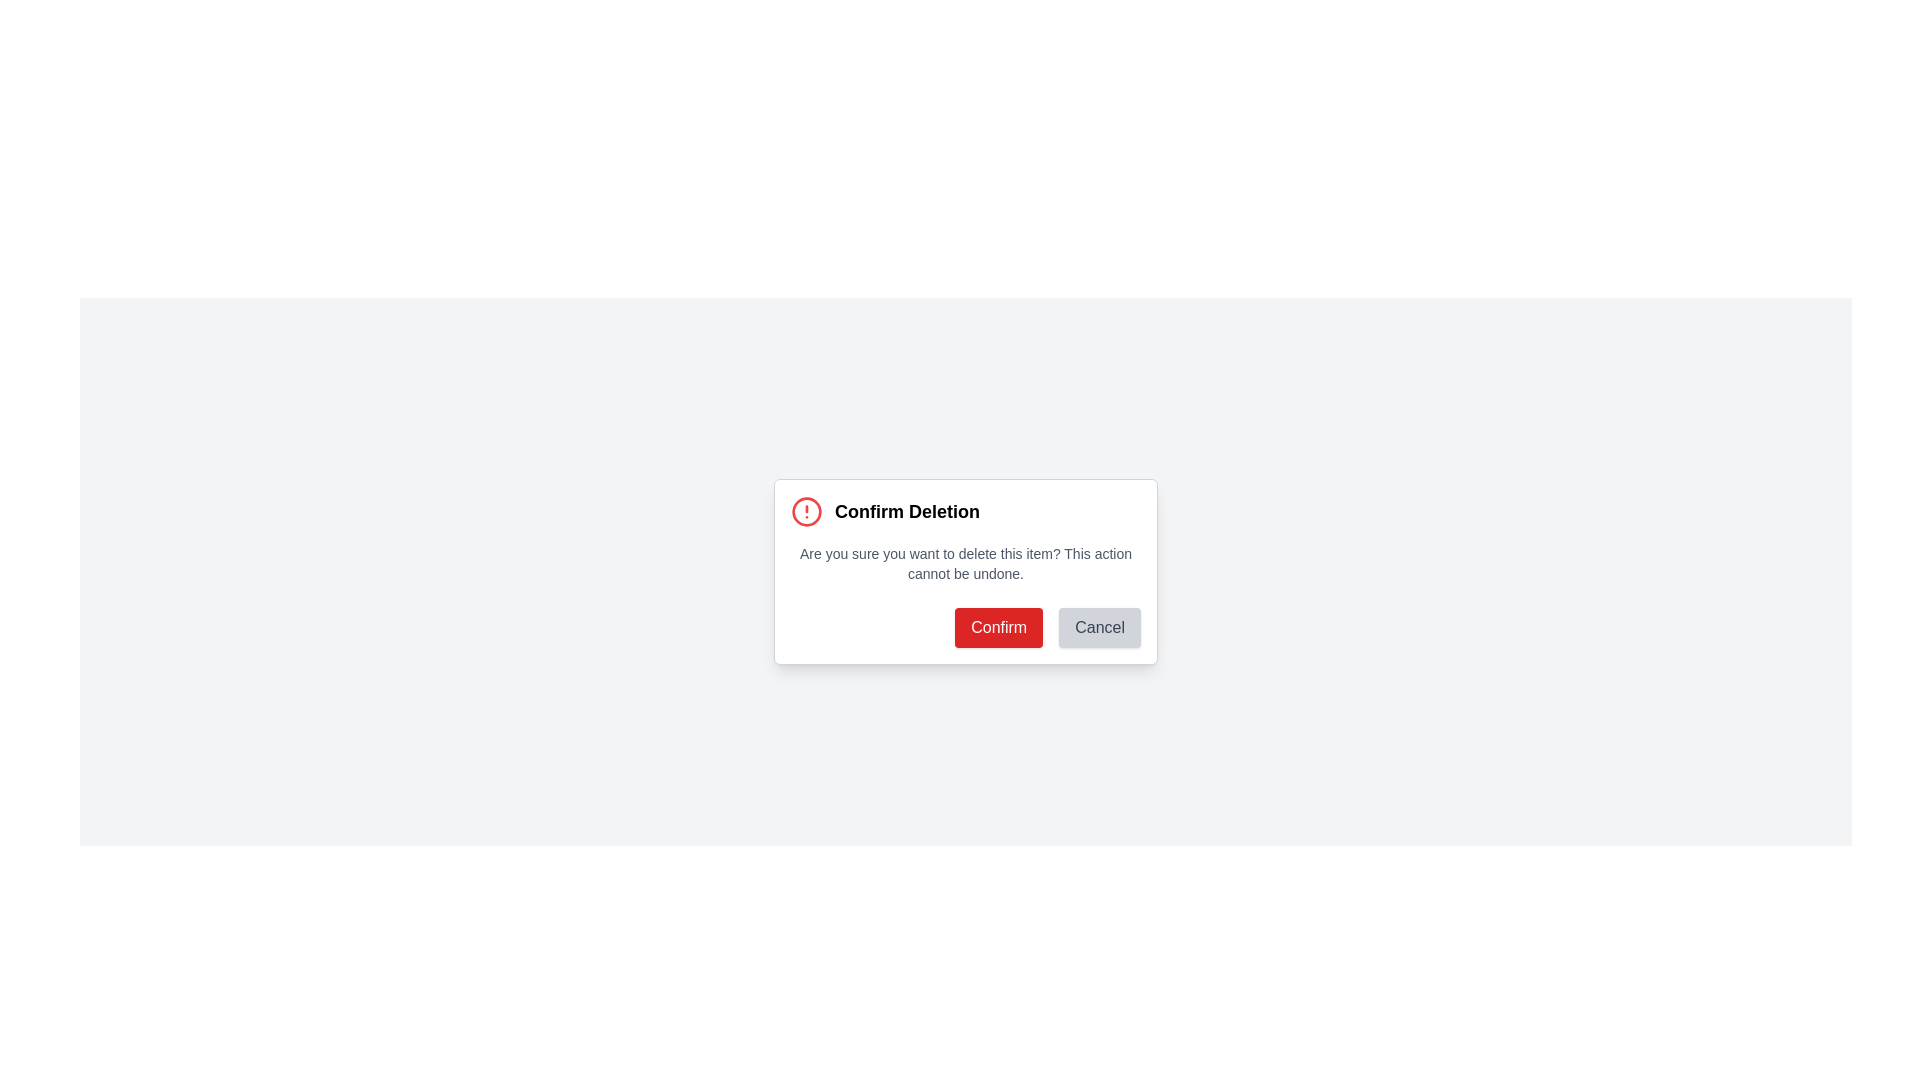 The image size is (1920, 1080). What do you see at coordinates (965, 571) in the screenshot?
I see `message from the confirmation dialog located at the center of the dimmed background overlay` at bounding box center [965, 571].